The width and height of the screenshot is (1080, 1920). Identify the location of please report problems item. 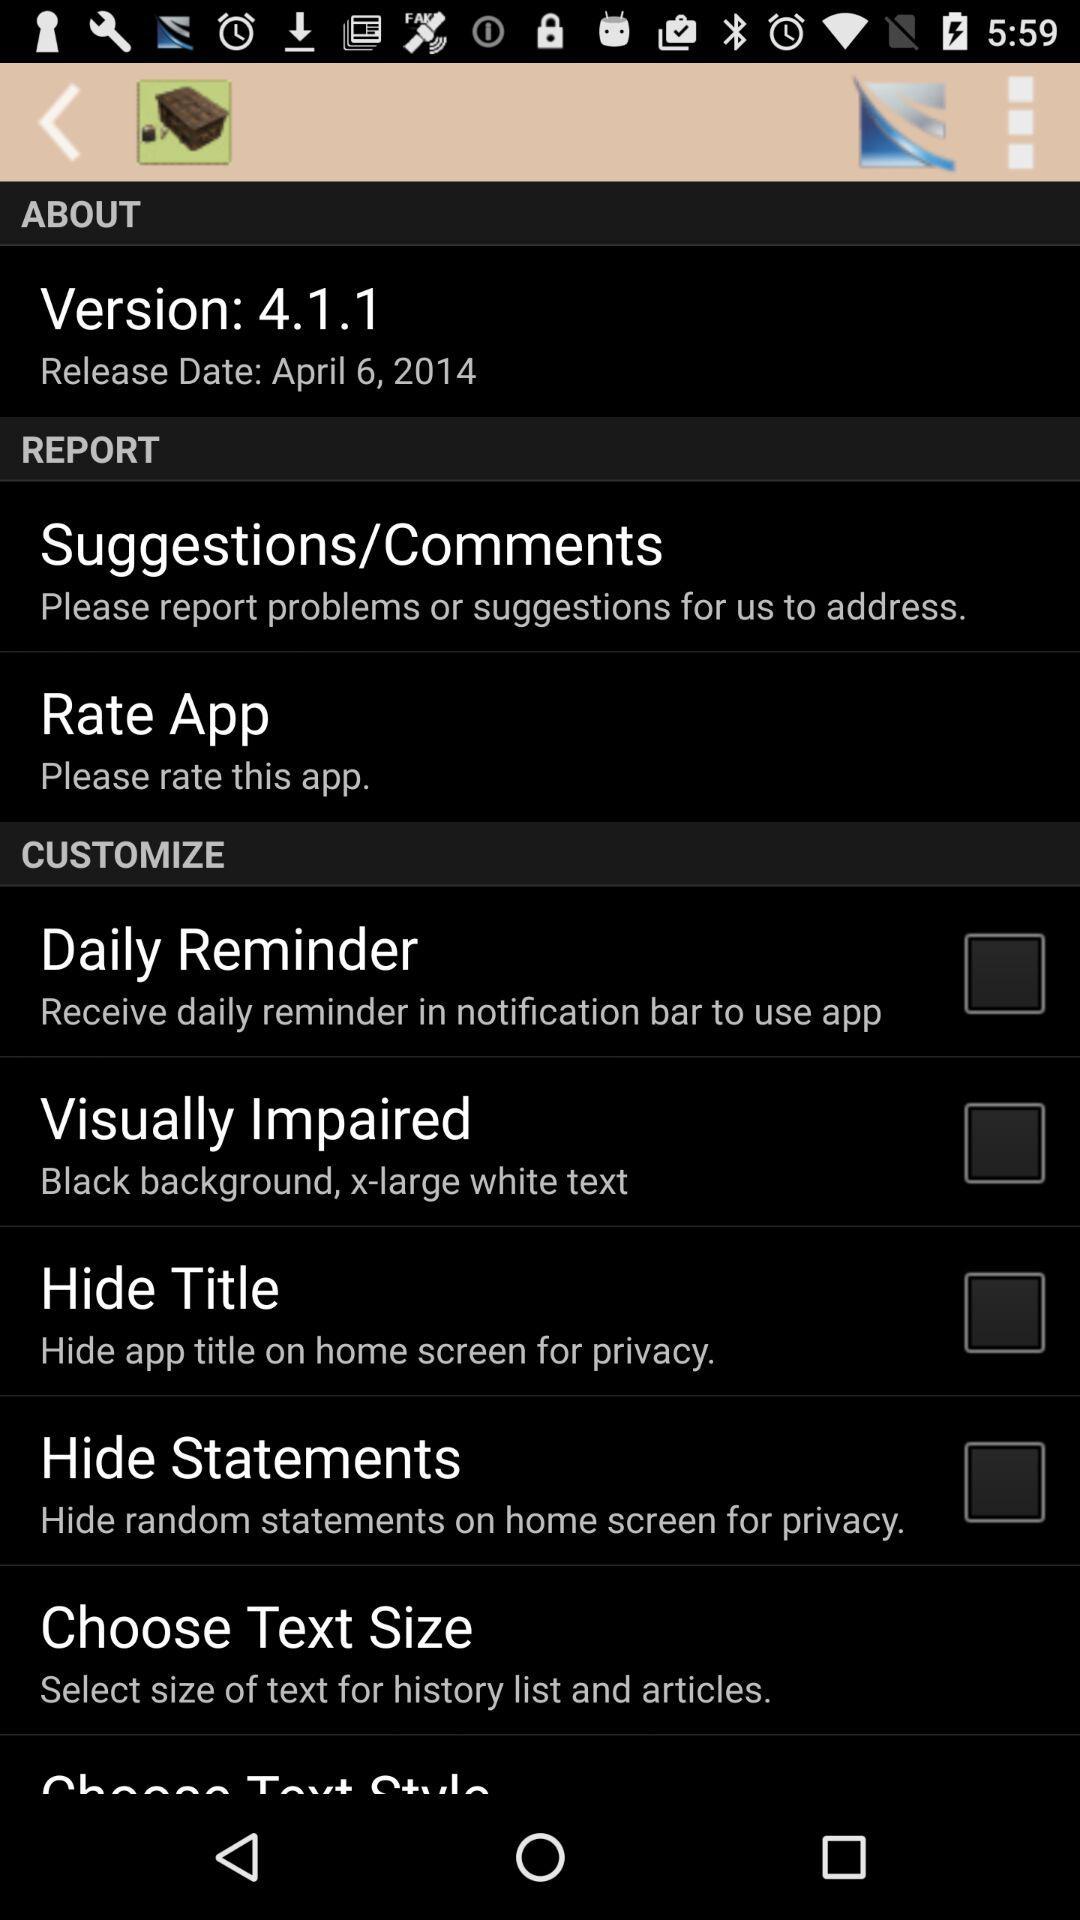
(502, 604).